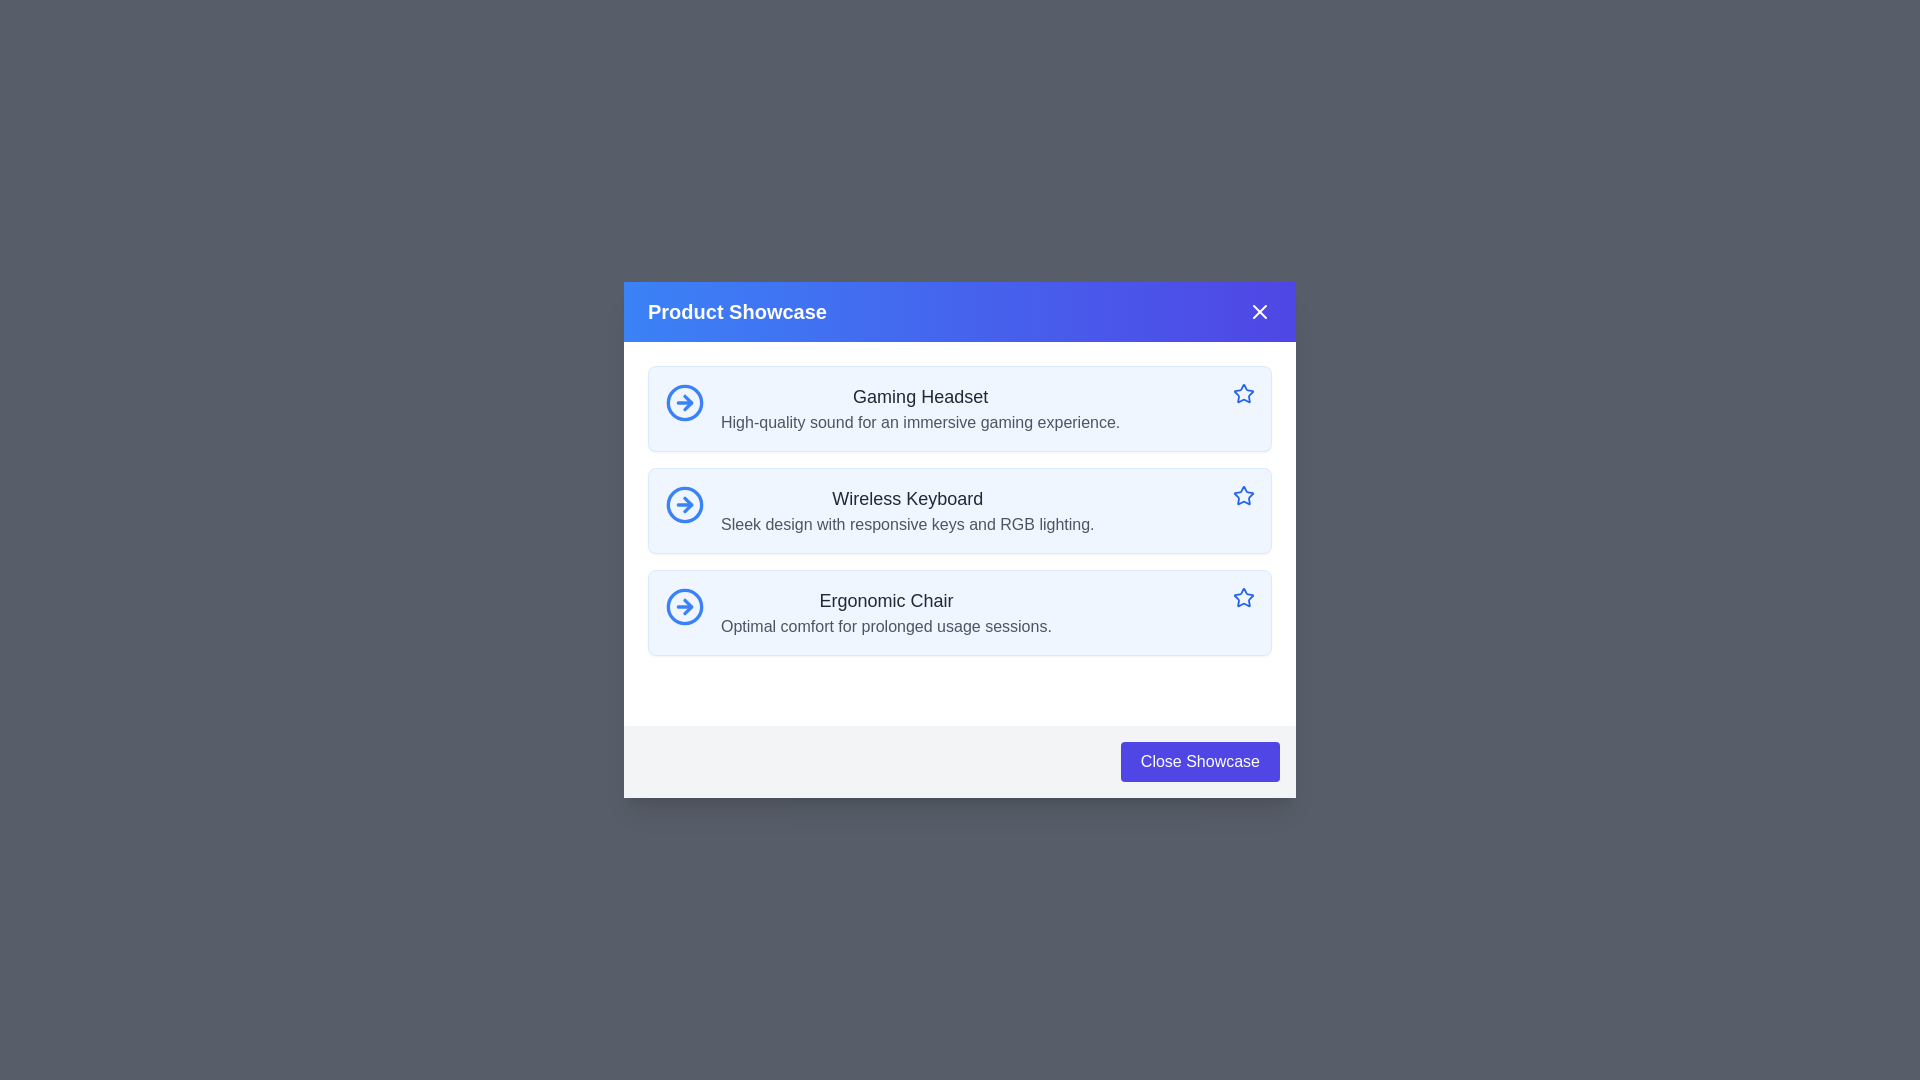  Describe the element at coordinates (1258, 312) in the screenshot. I see `the small square icon with a white 'X' symbol inside it located in the top-right corner of the 'Product Showcase' header bar` at that location.